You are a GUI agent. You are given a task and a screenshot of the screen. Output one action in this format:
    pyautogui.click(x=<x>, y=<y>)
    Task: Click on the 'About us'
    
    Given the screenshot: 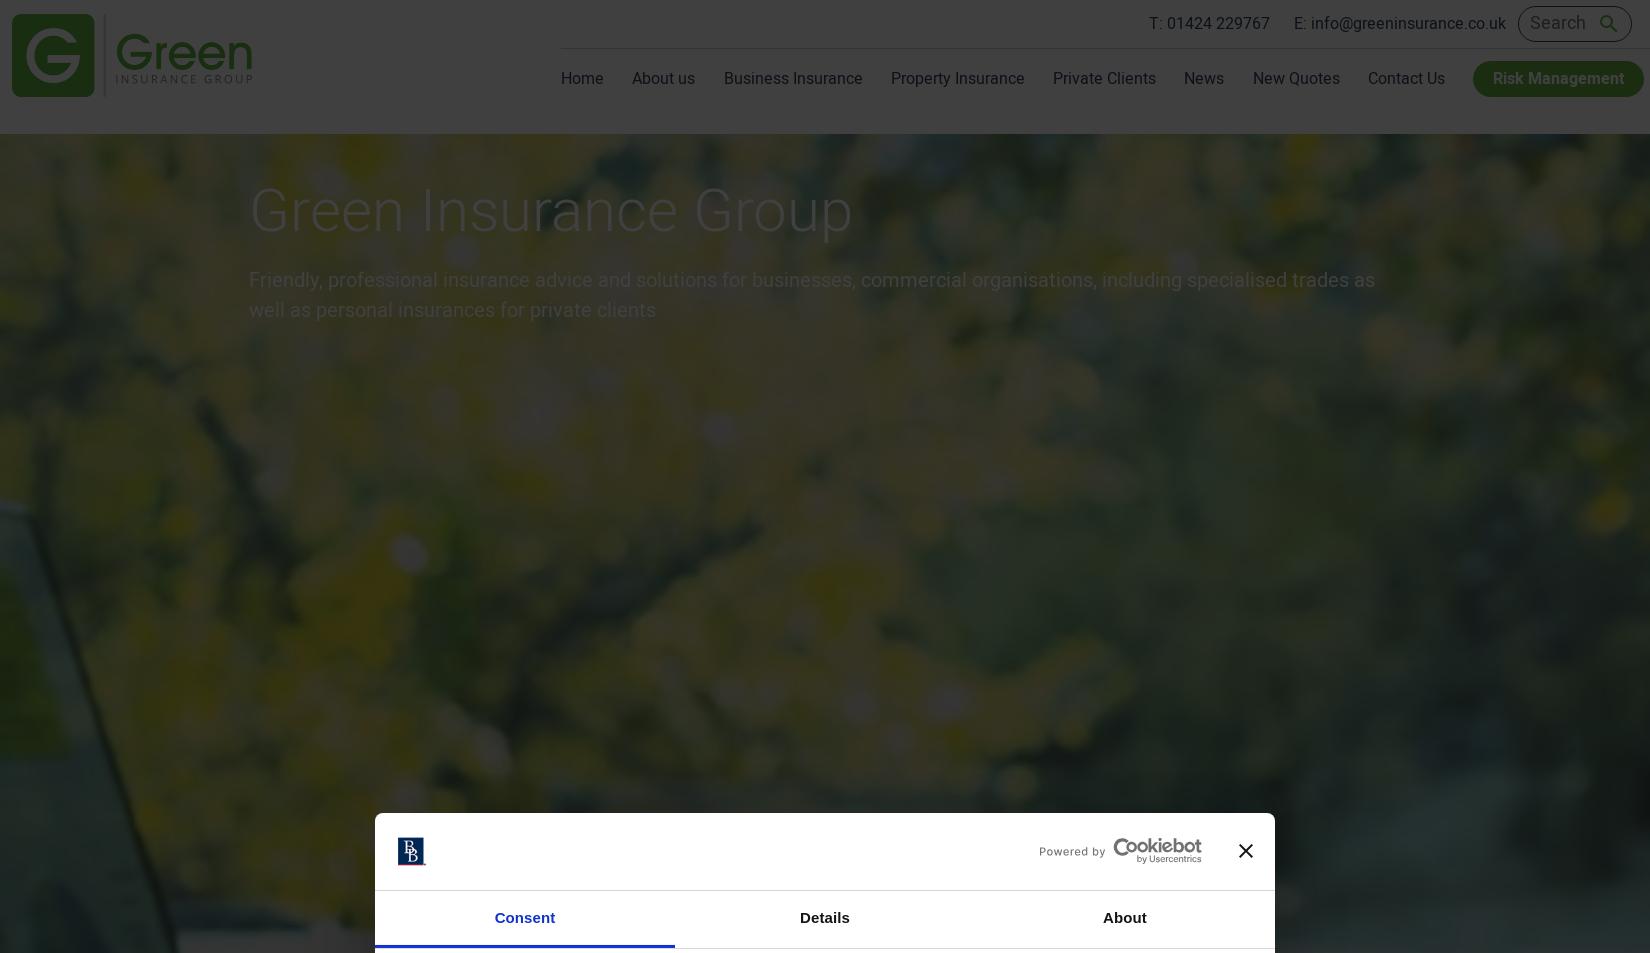 What is the action you would take?
    pyautogui.click(x=662, y=78)
    